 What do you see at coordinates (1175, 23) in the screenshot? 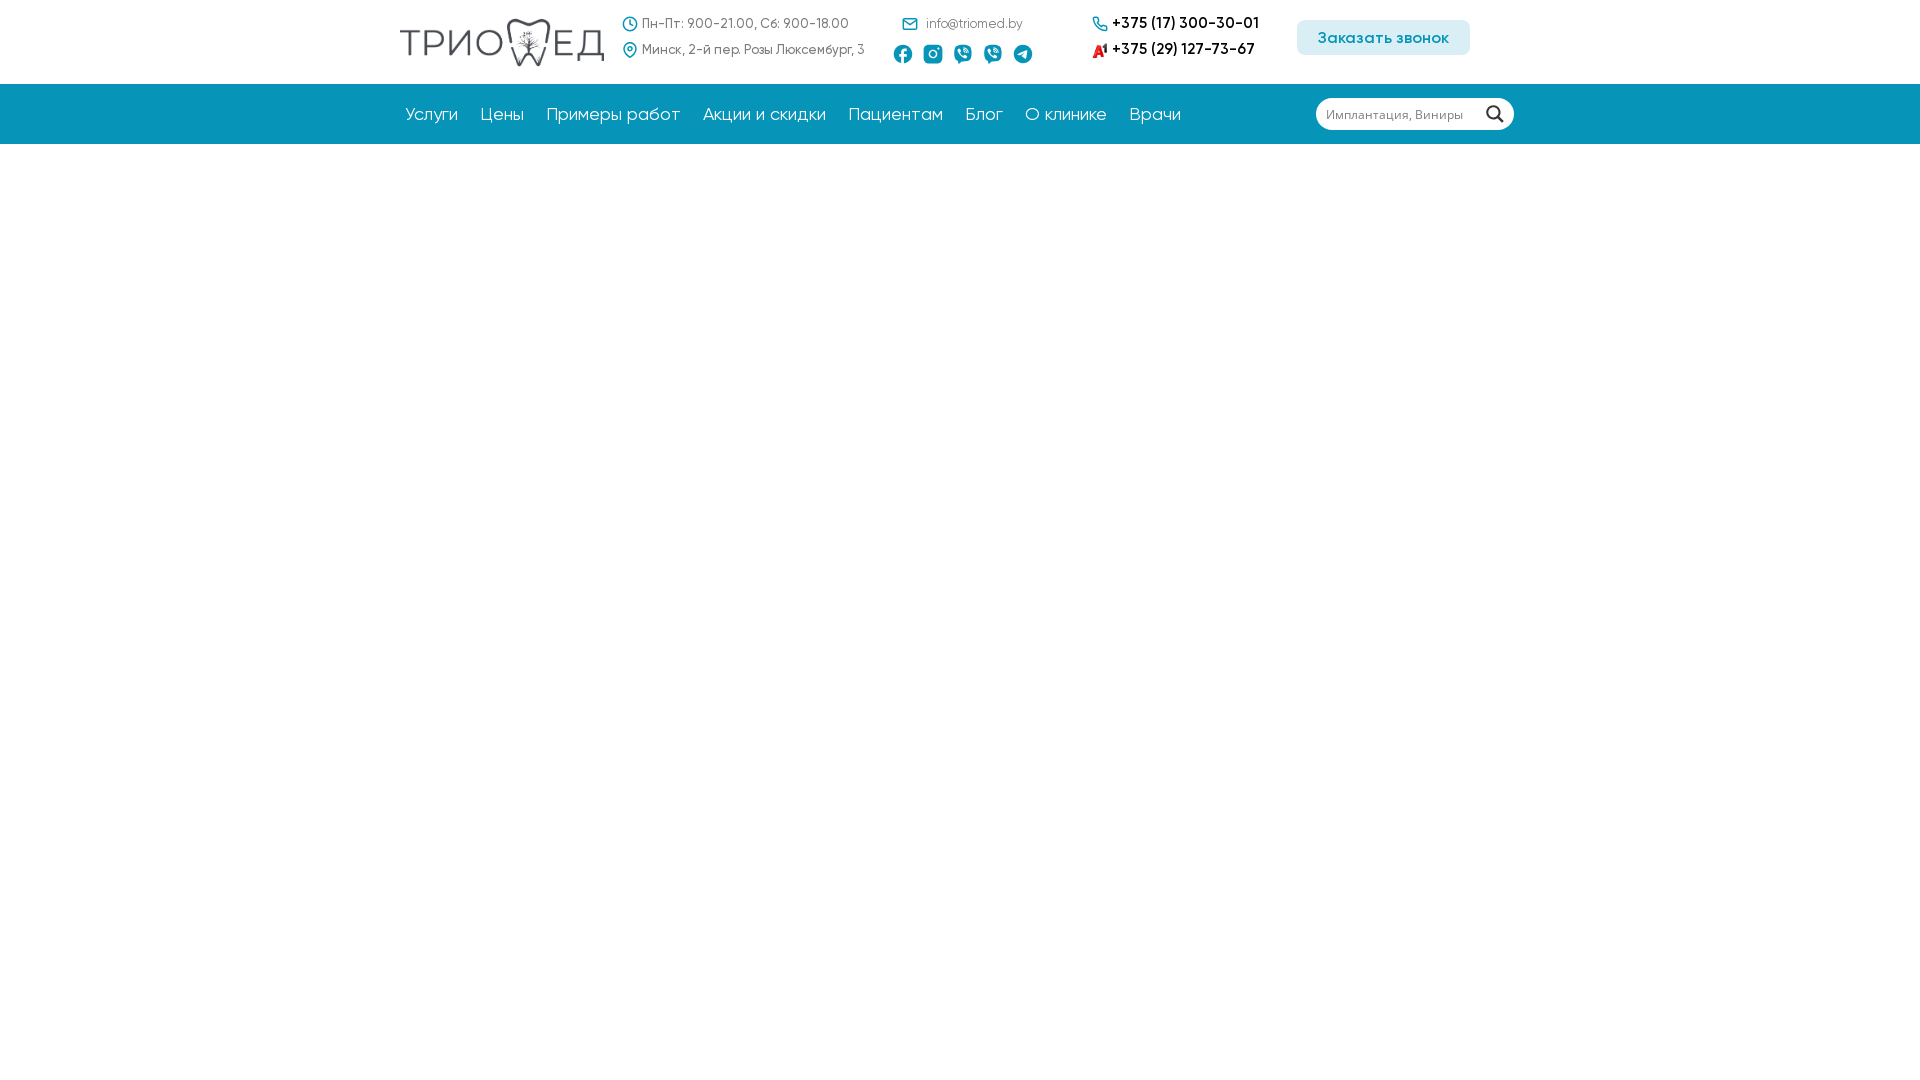
I see `'+375 (17) 300-30-01'` at bounding box center [1175, 23].